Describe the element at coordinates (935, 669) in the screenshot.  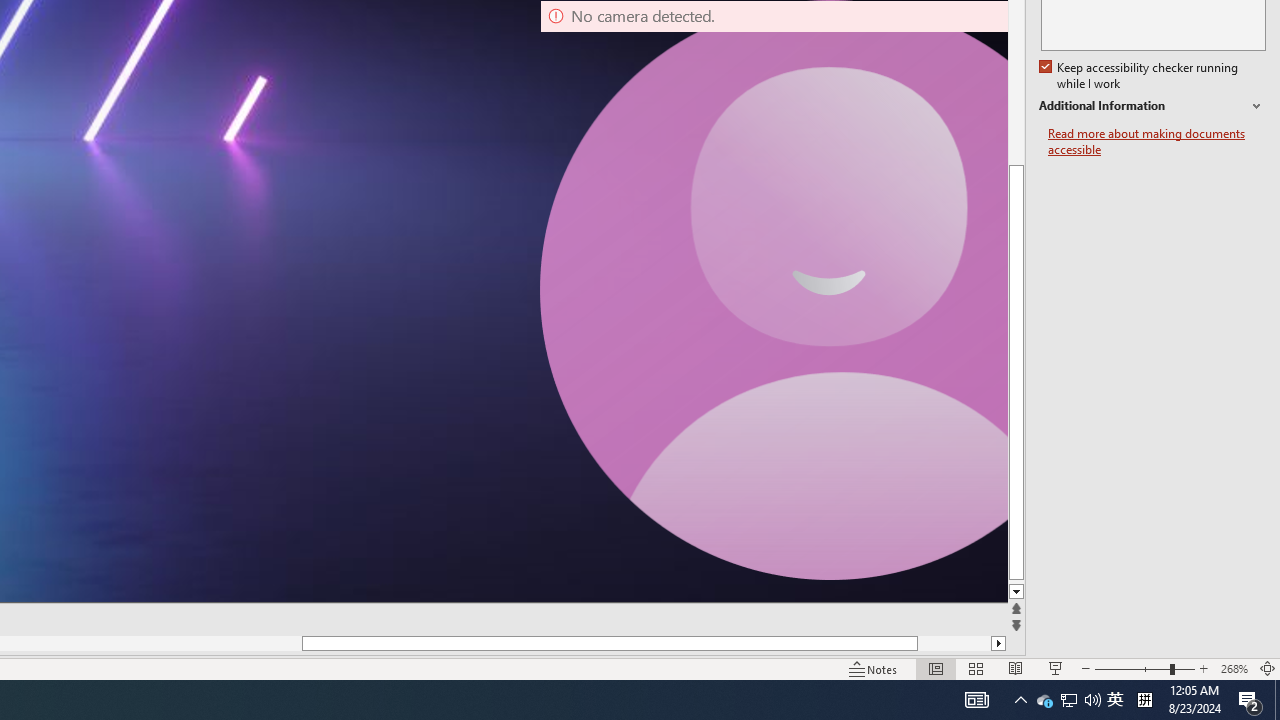
I see `'Normal'` at that location.